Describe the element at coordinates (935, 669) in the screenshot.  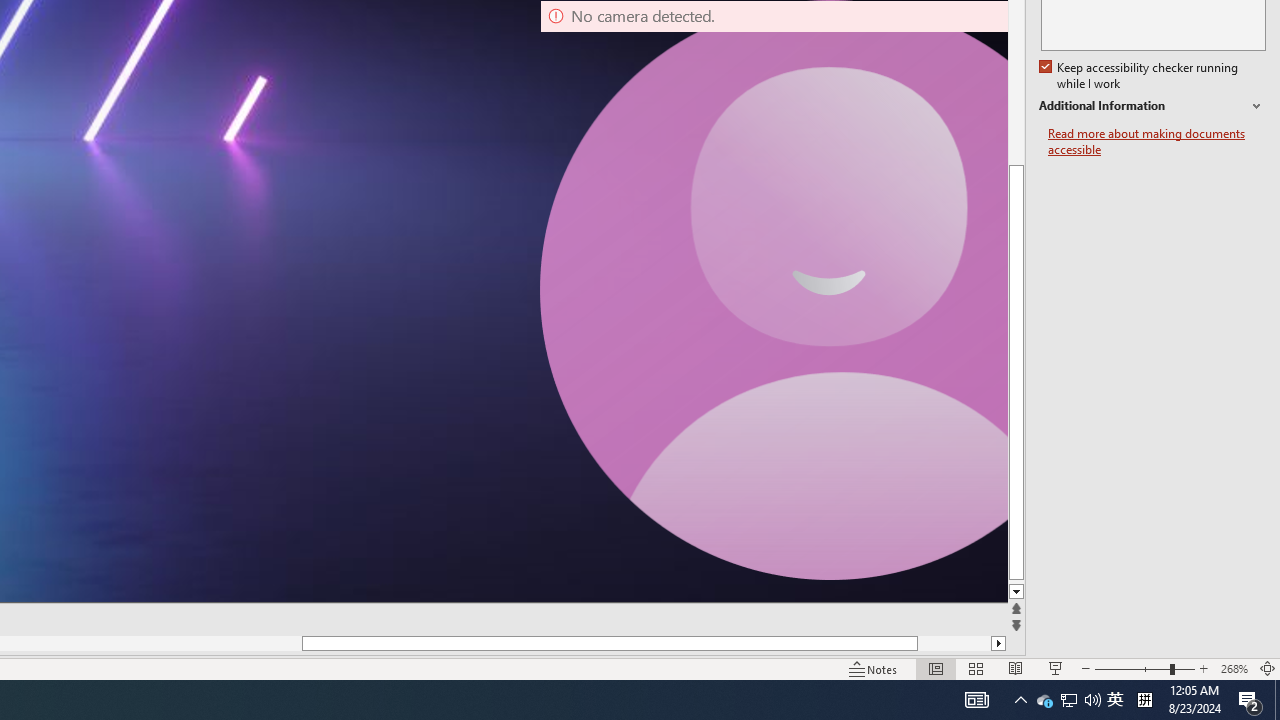
I see `'Normal'` at that location.